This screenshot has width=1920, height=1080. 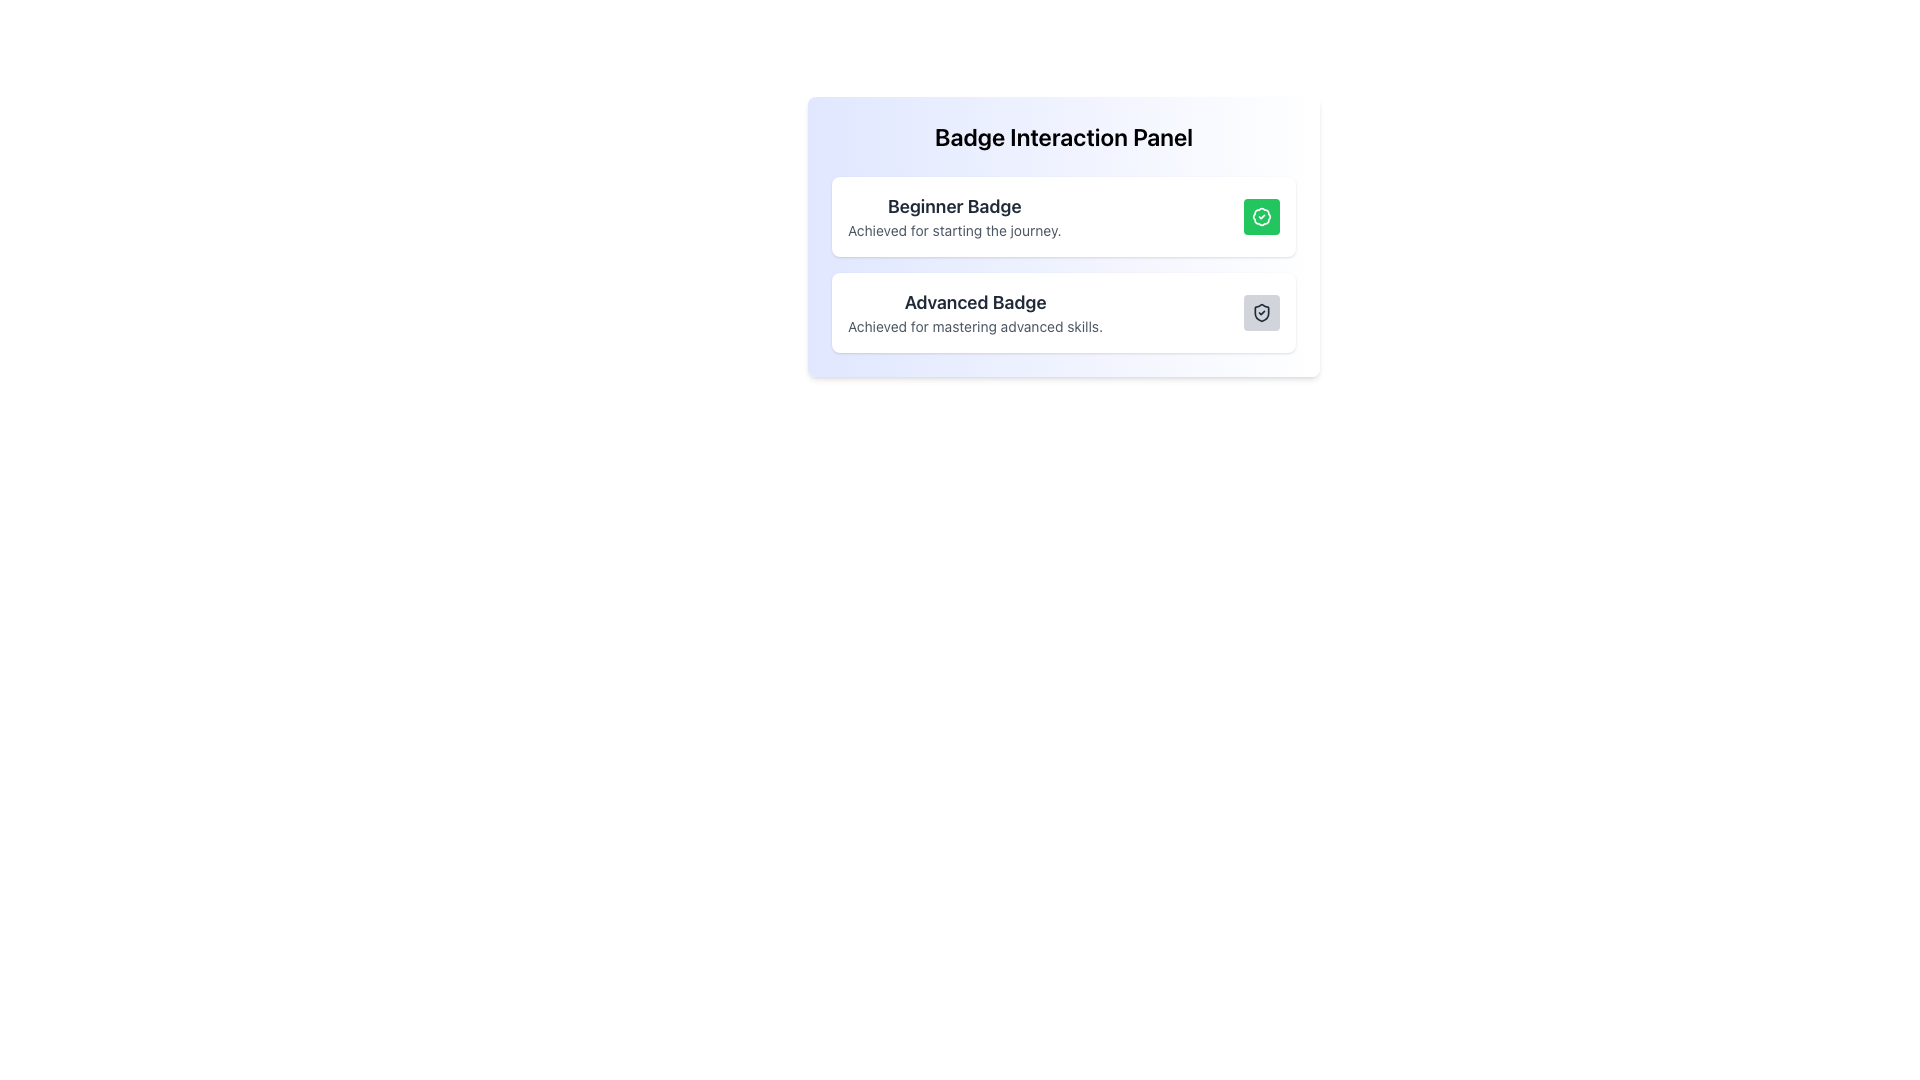 What do you see at coordinates (1261, 216) in the screenshot?
I see `the green circular badge icon with a white checkmark, which indicates completion, located to the right of the 'Beginner Badge' label in the 'Badge Interaction Panel'` at bounding box center [1261, 216].